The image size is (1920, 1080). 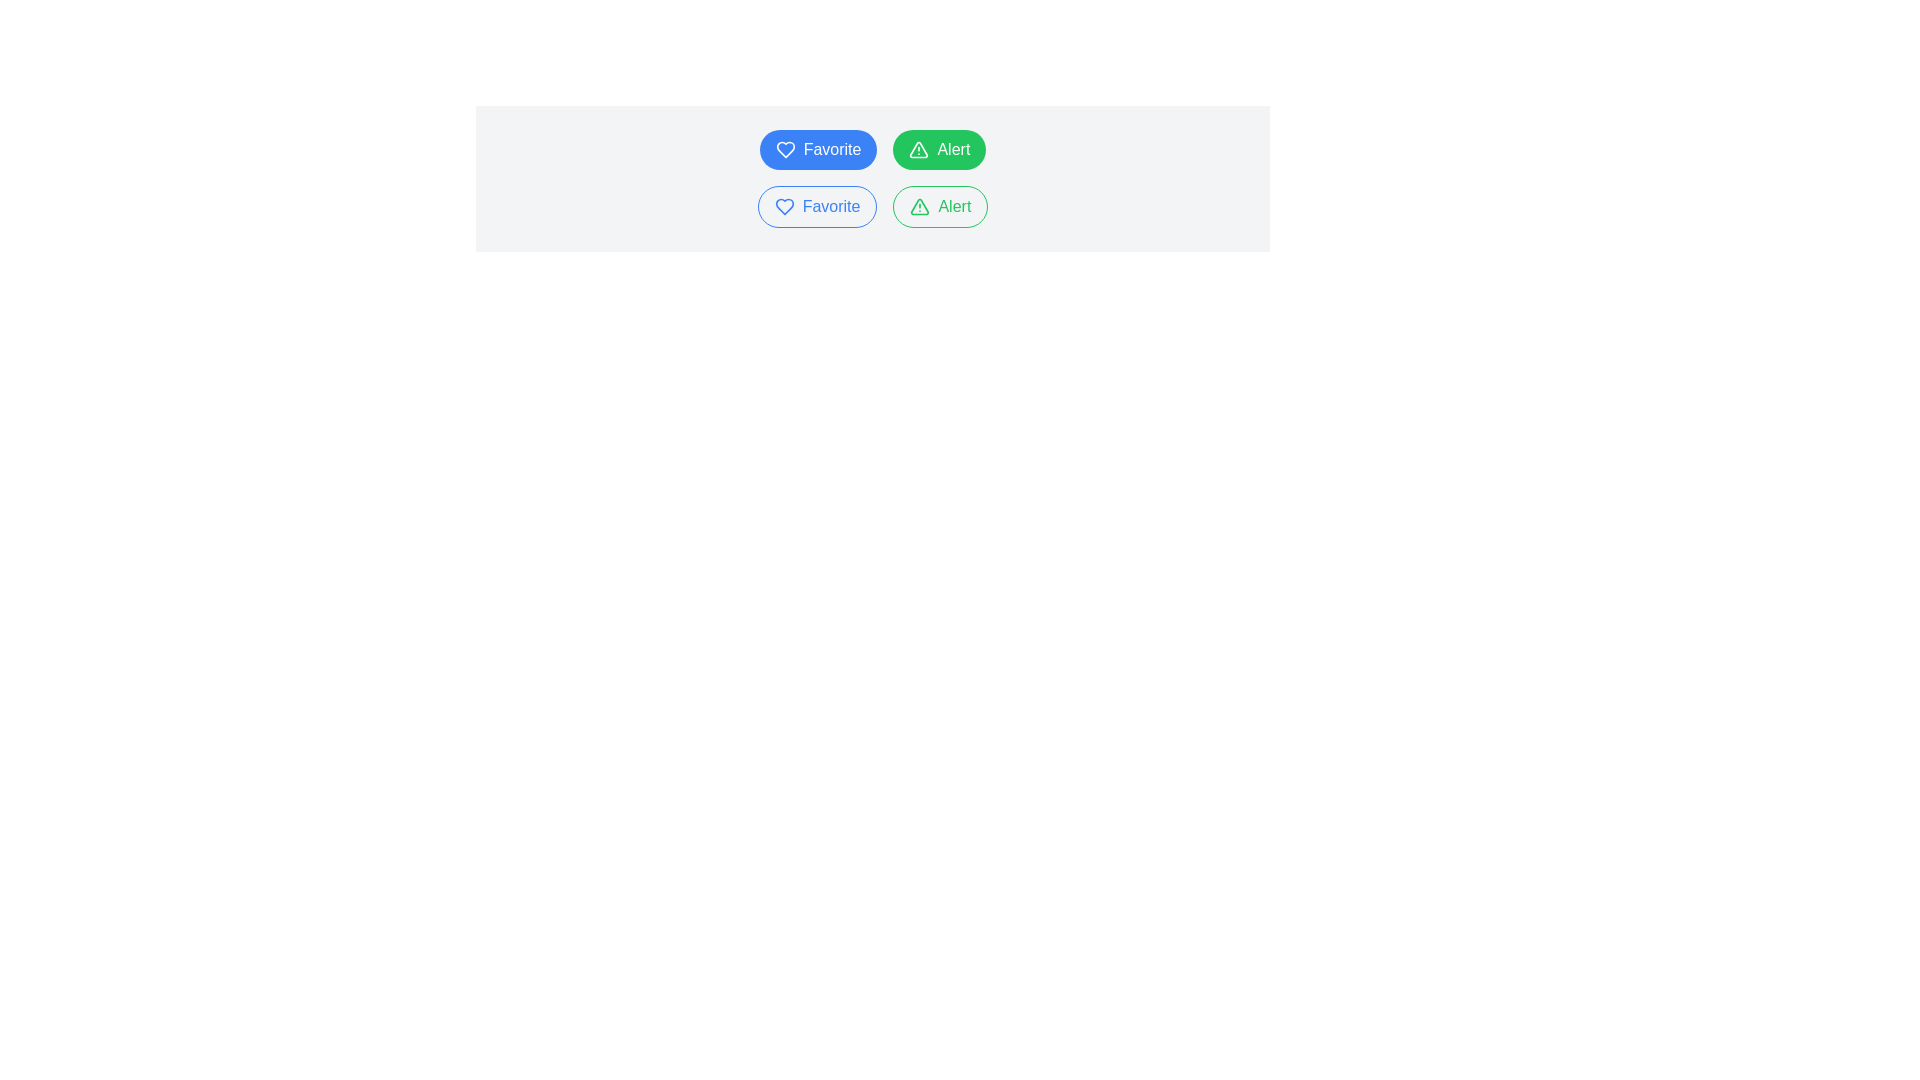 What do you see at coordinates (938, 149) in the screenshot?
I see `the 'Alert' button with a green background and white text` at bounding box center [938, 149].